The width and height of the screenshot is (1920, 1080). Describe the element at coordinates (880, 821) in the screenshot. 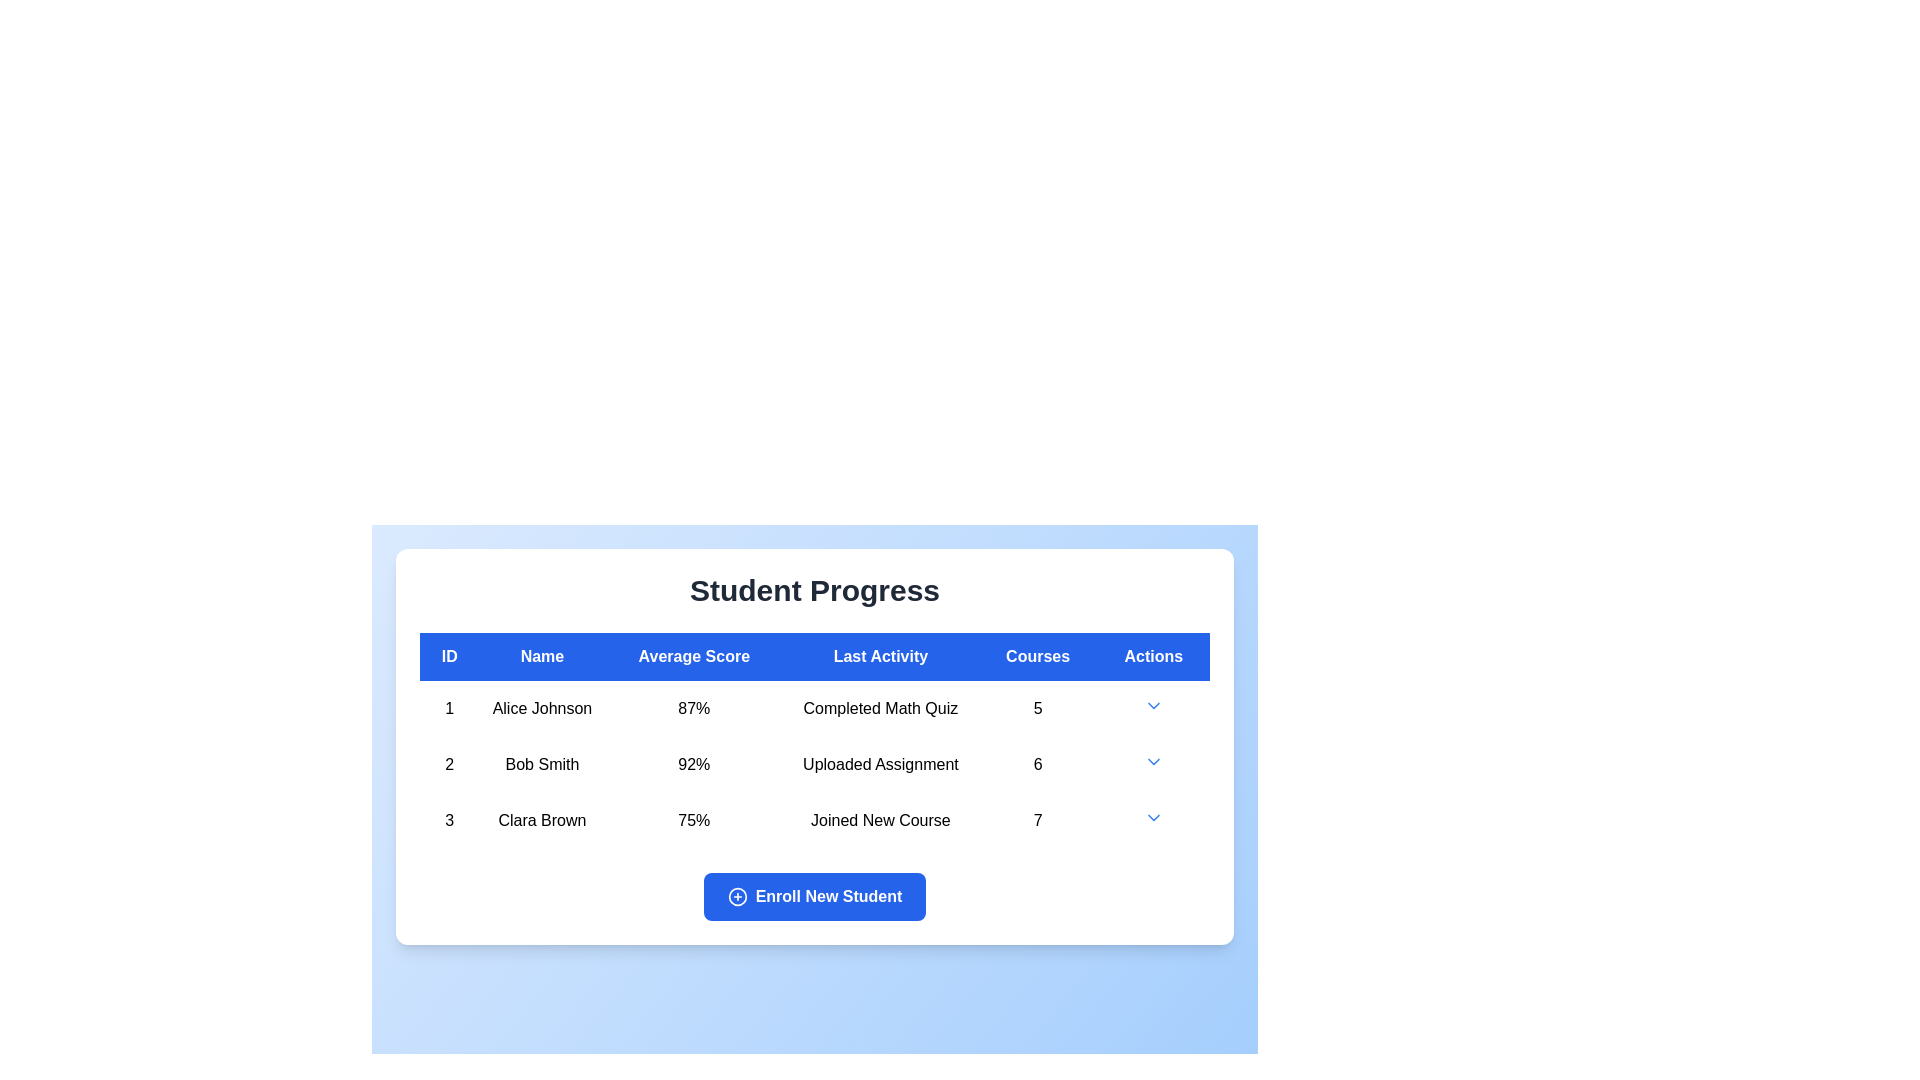

I see `the text label displaying 'Joined New Course' in the third row under the 'Last Activity' column associated with Clara Brown` at that location.